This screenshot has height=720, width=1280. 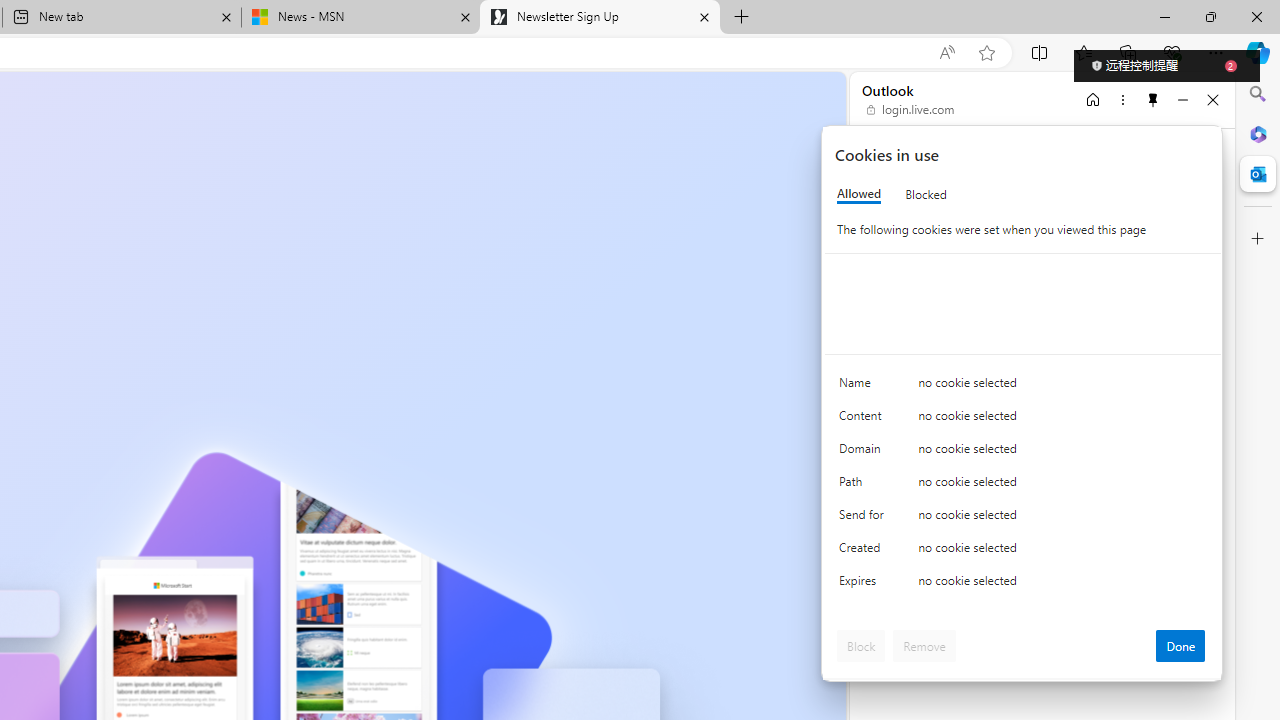 What do you see at coordinates (865, 585) in the screenshot?
I see `'Expires'` at bounding box center [865, 585].